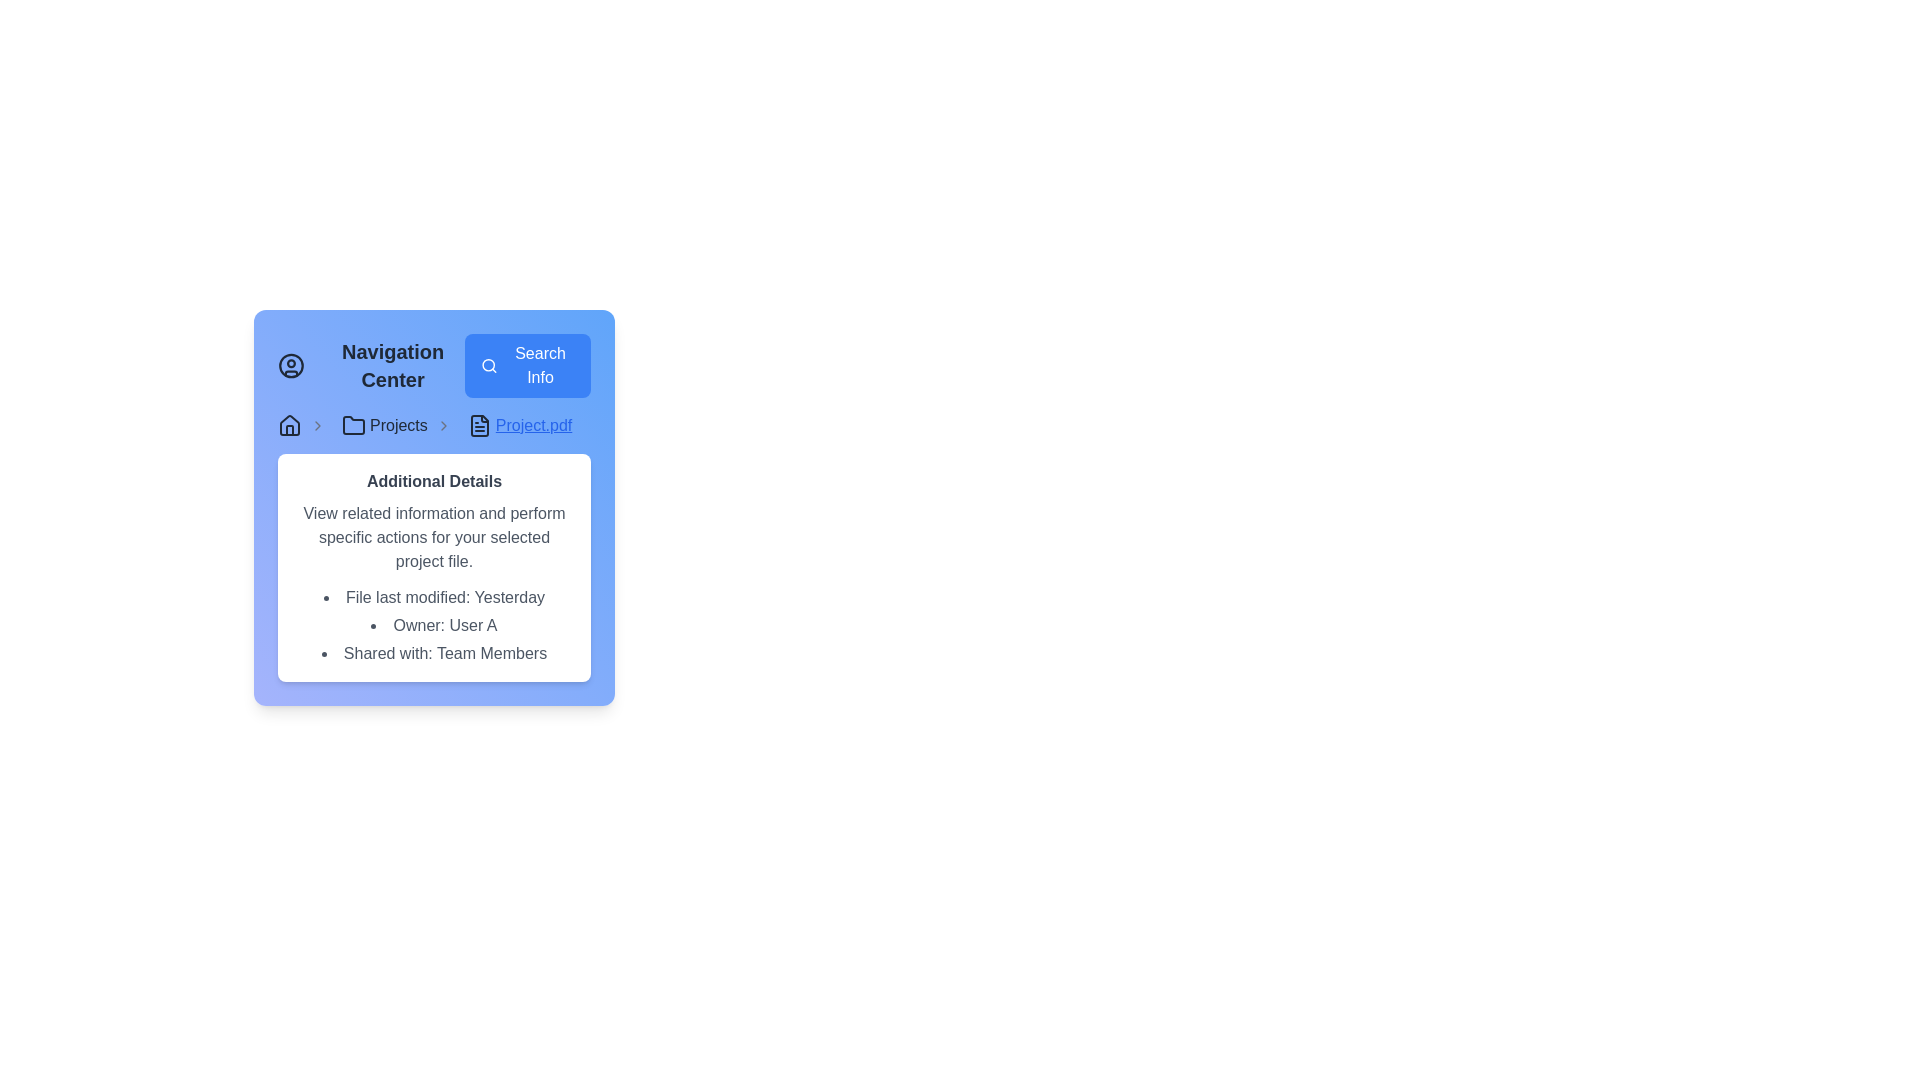 This screenshot has height=1080, width=1920. I want to click on the outermost circle of the user avatar icon located in the top left header of the Navigation Center panel, so click(290, 366).